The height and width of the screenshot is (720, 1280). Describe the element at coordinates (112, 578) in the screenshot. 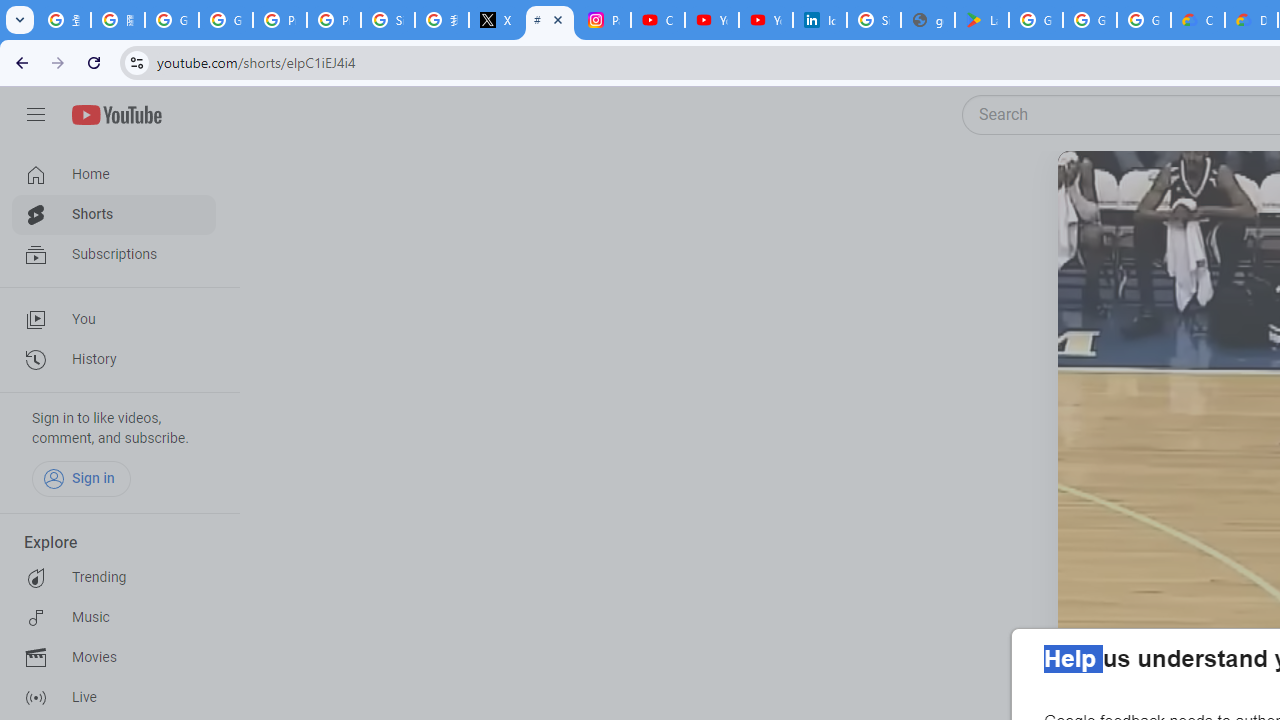

I see `'Trending'` at that location.